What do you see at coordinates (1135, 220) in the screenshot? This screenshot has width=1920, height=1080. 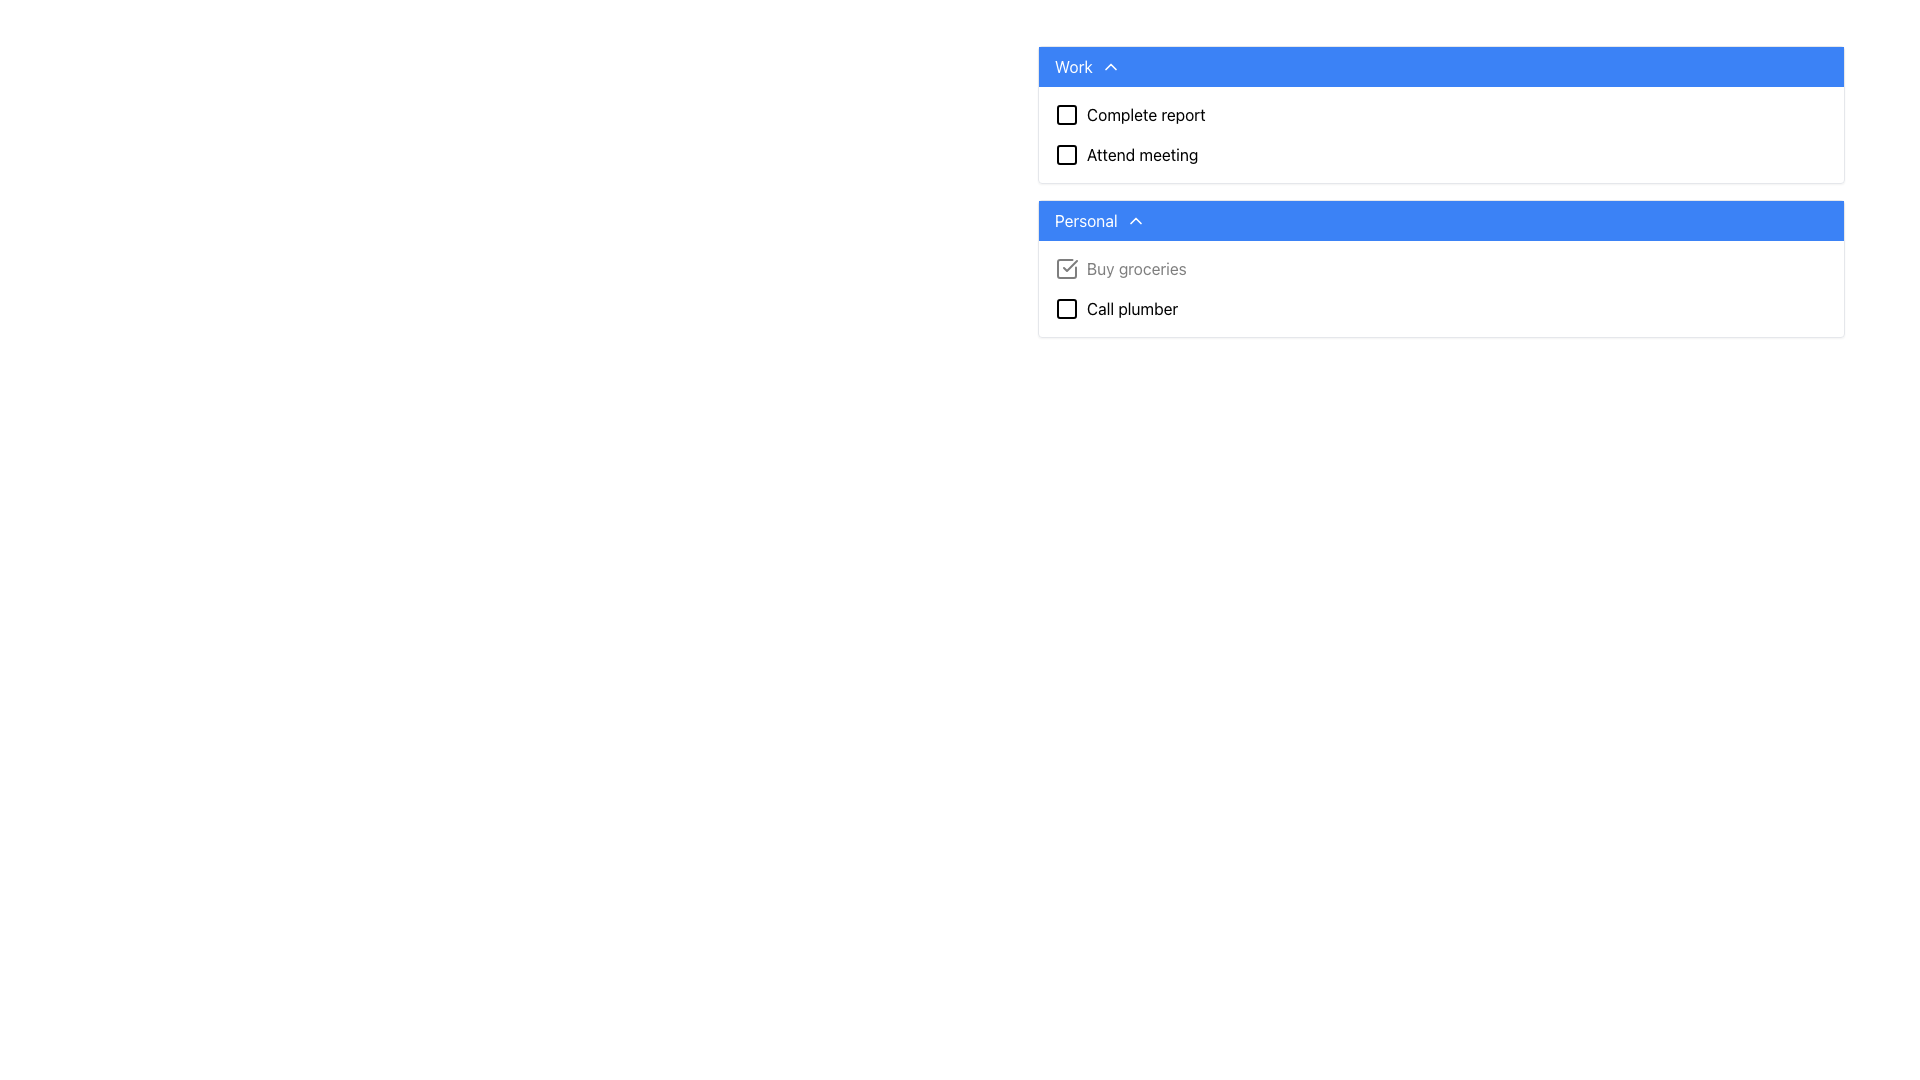 I see `the Chevron icon button located in the upper right portion of the 'Personal' header section` at bounding box center [1135, 220].